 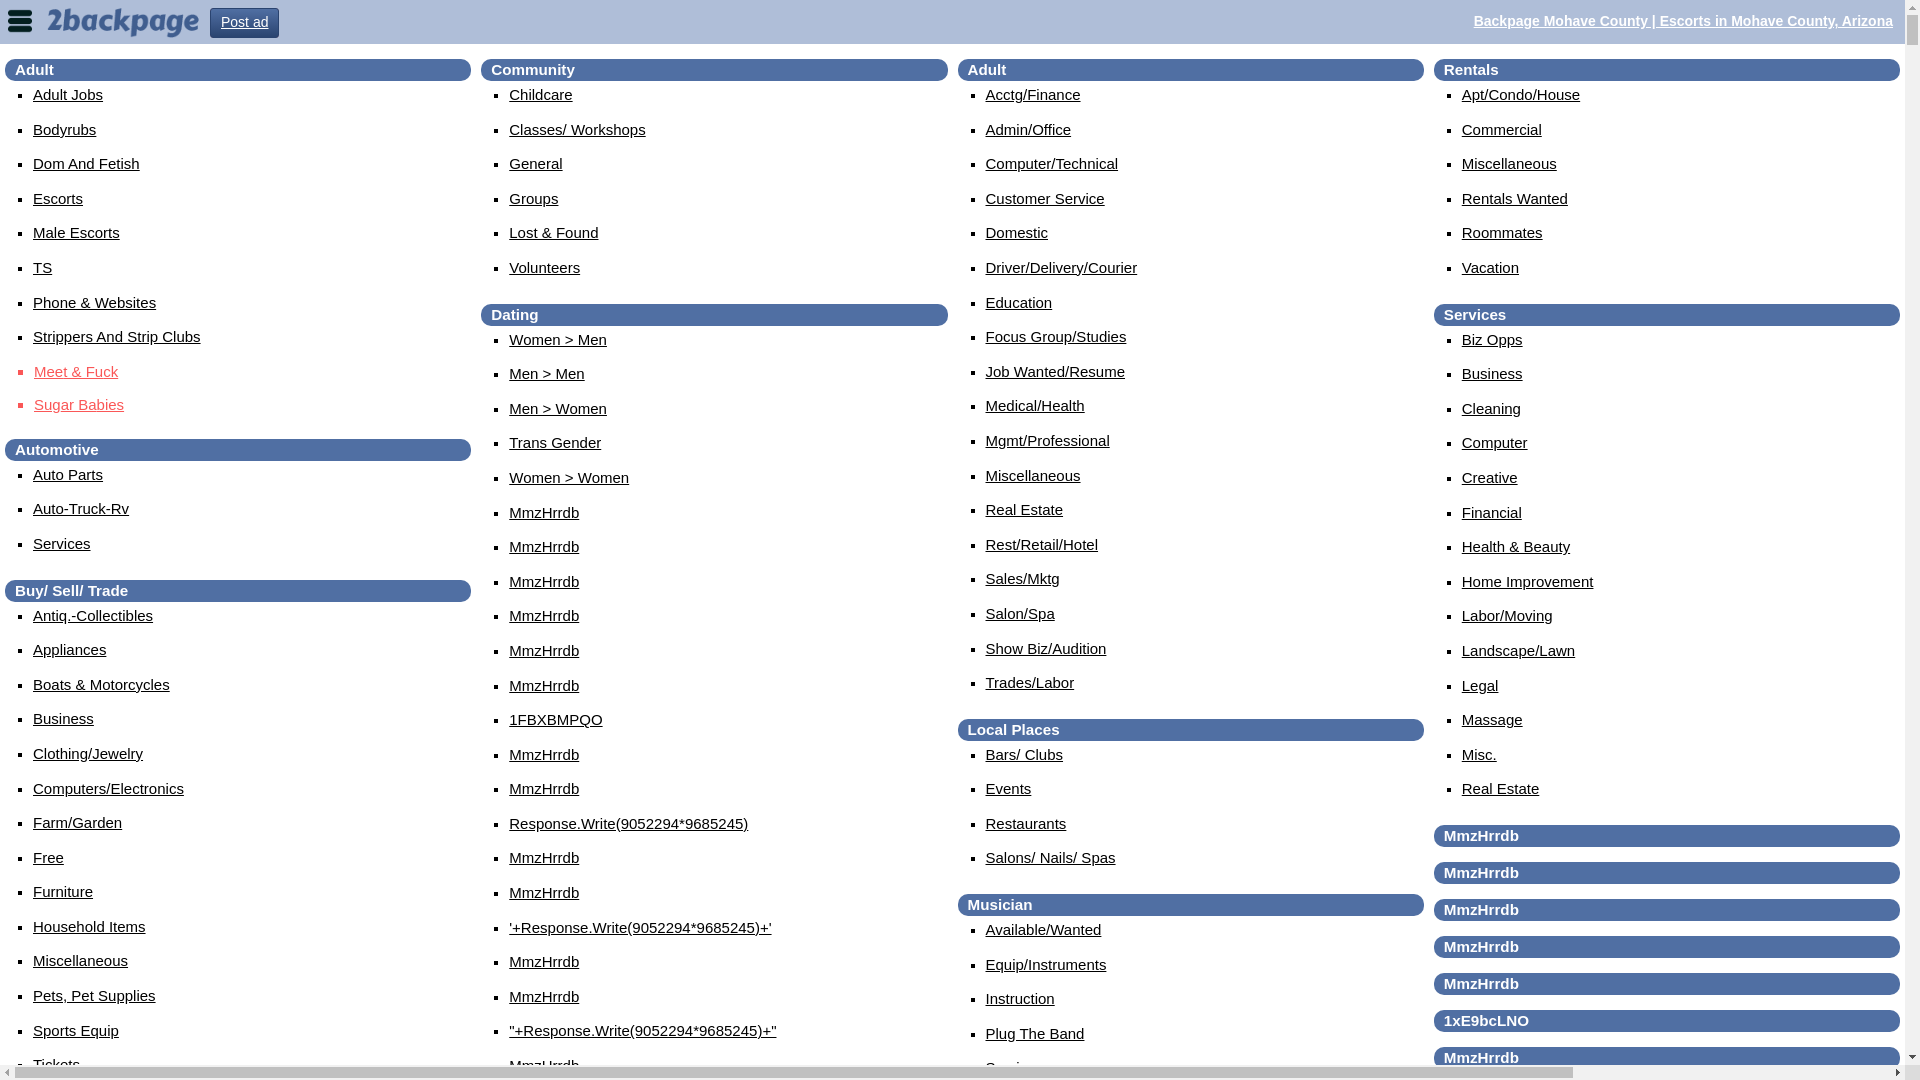 I want to click on 'Misc.', so click(x=1479, y=754).